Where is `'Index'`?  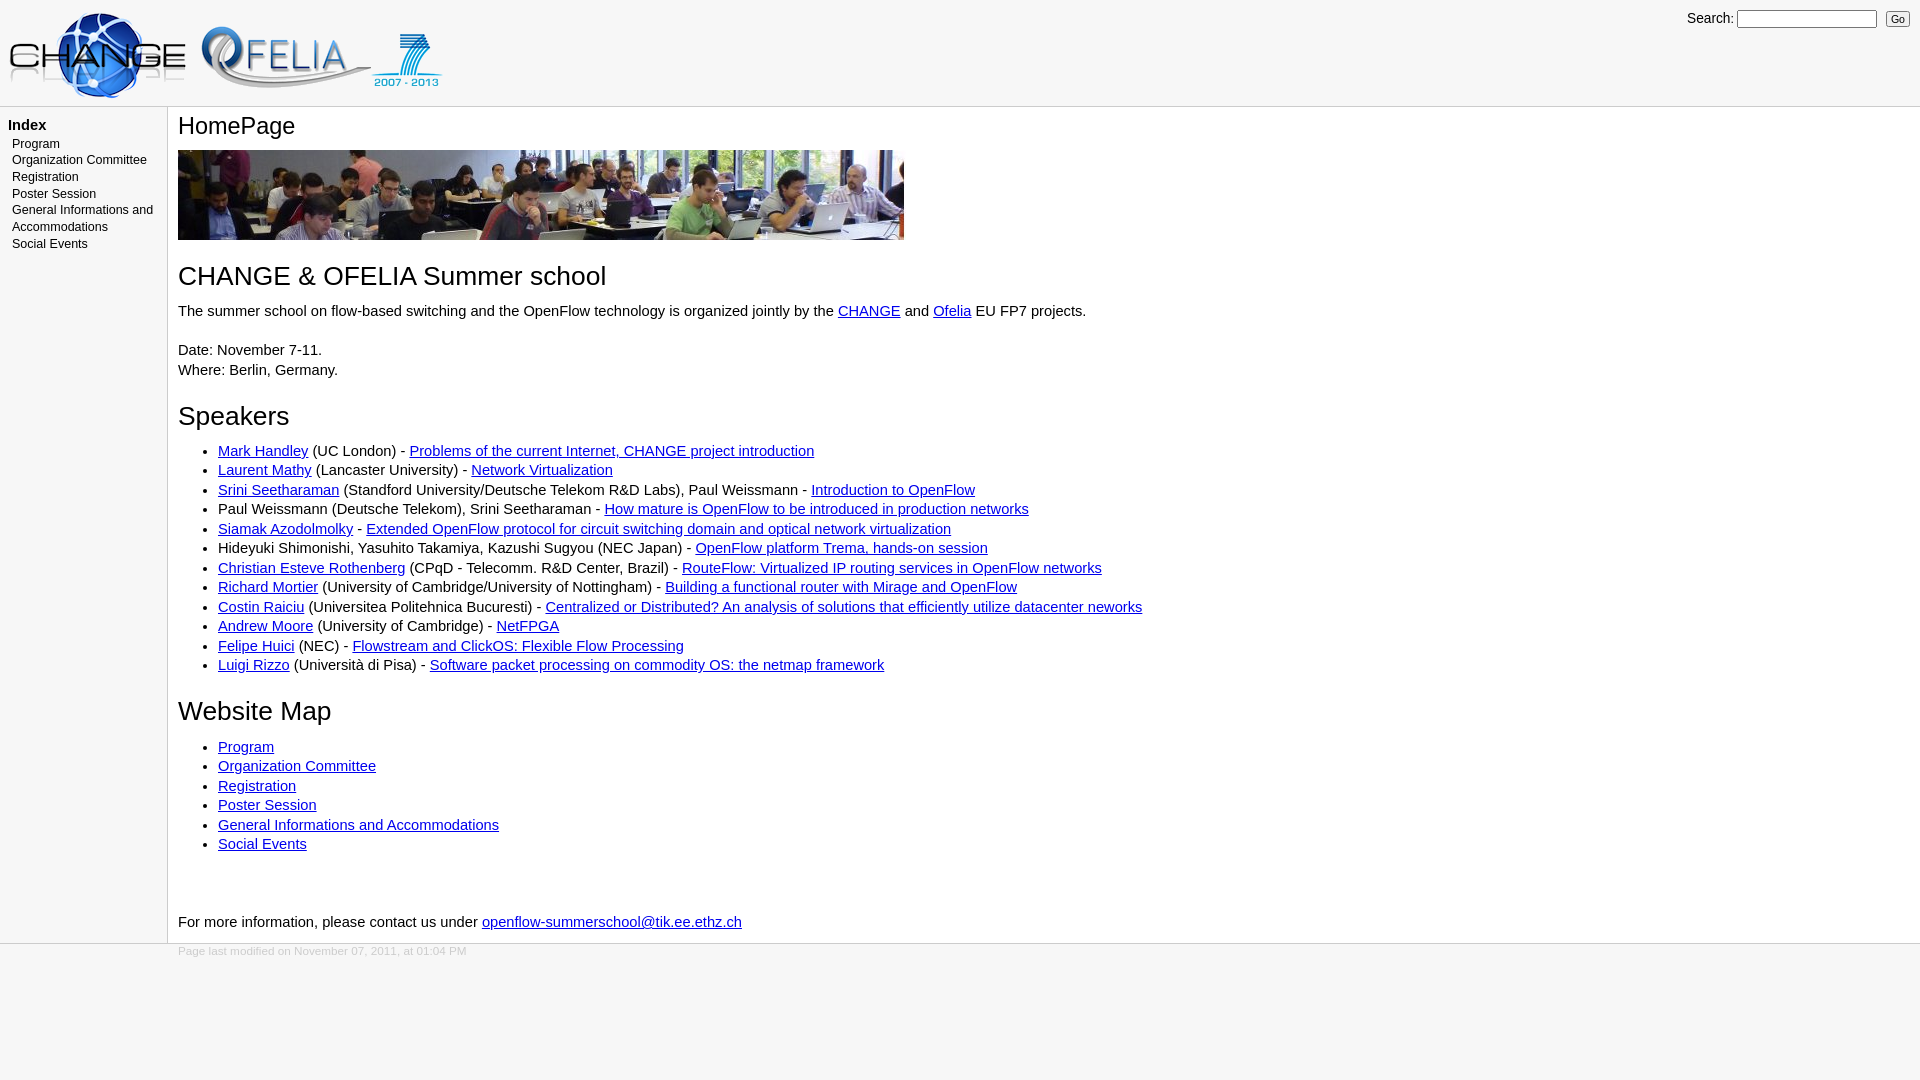 'Index' is located at coordinates (27, 124).